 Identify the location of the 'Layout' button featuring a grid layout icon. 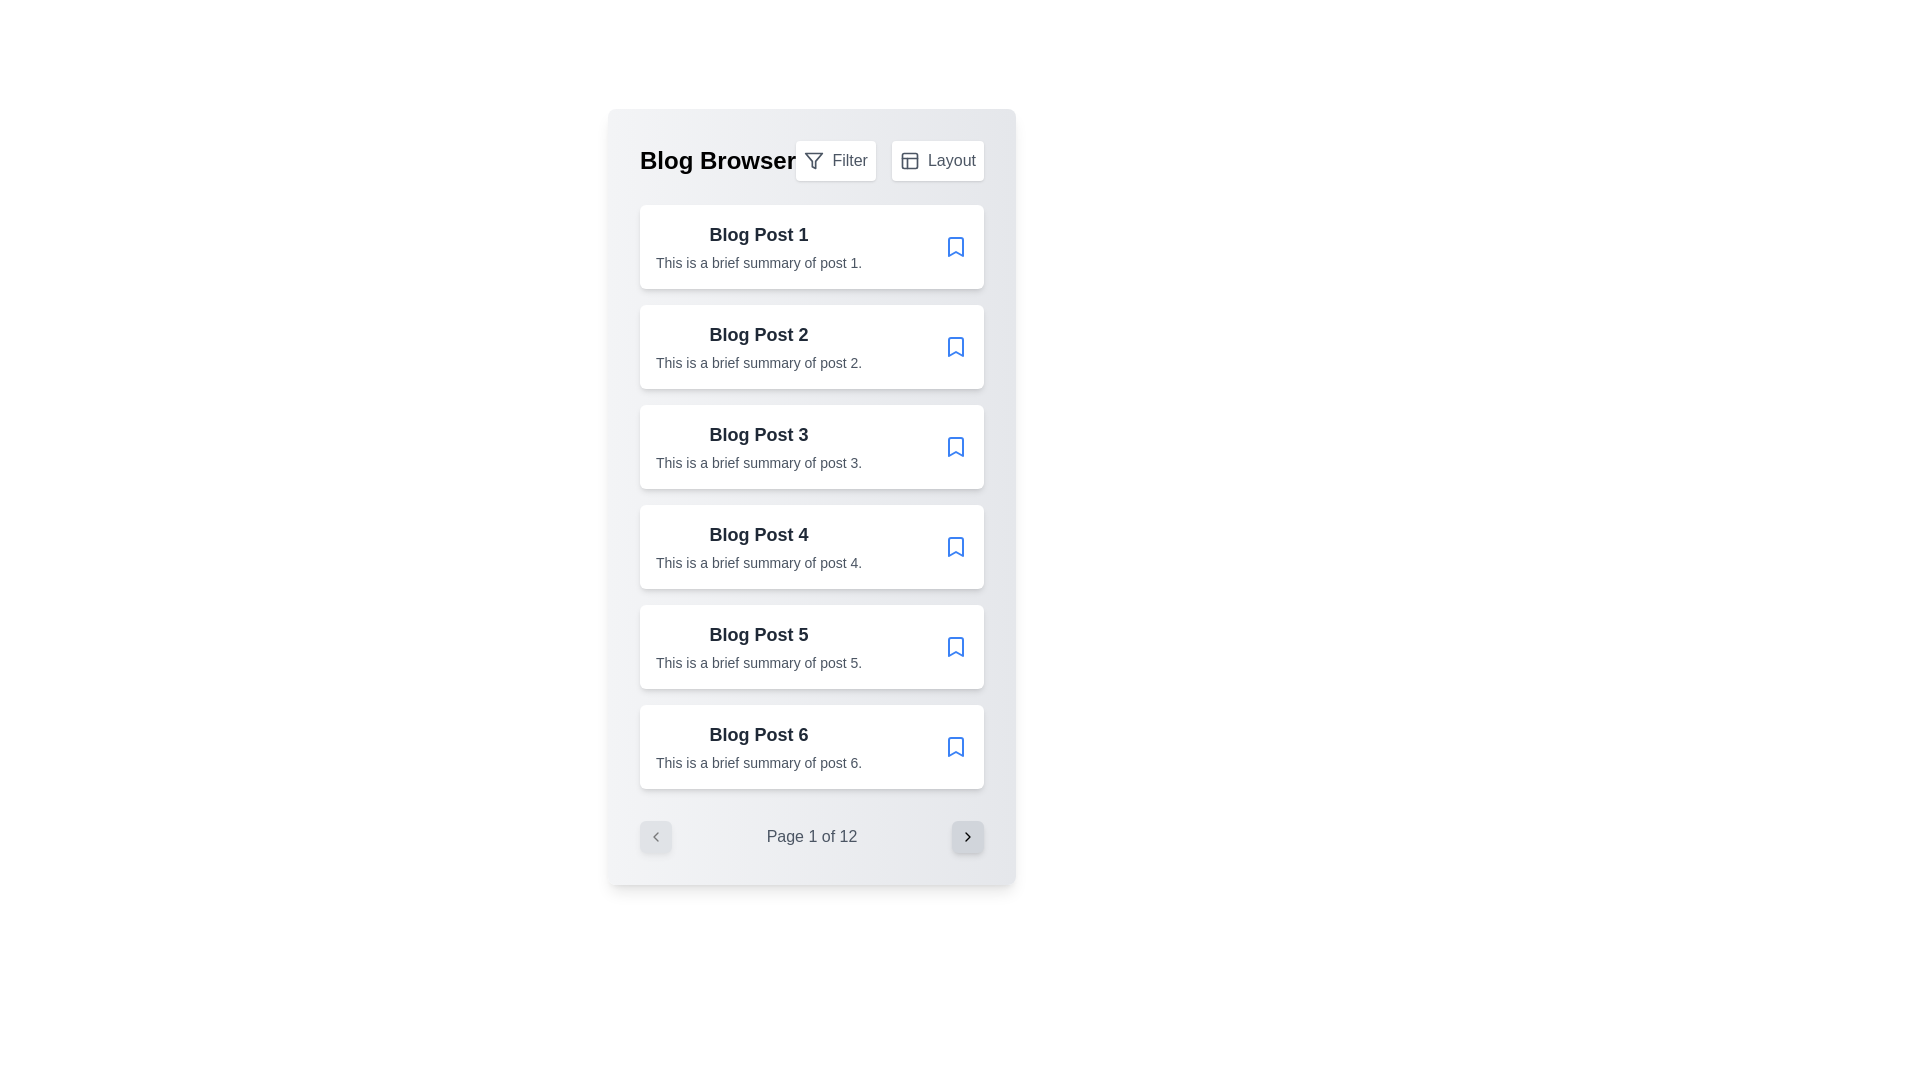
(936, 160).